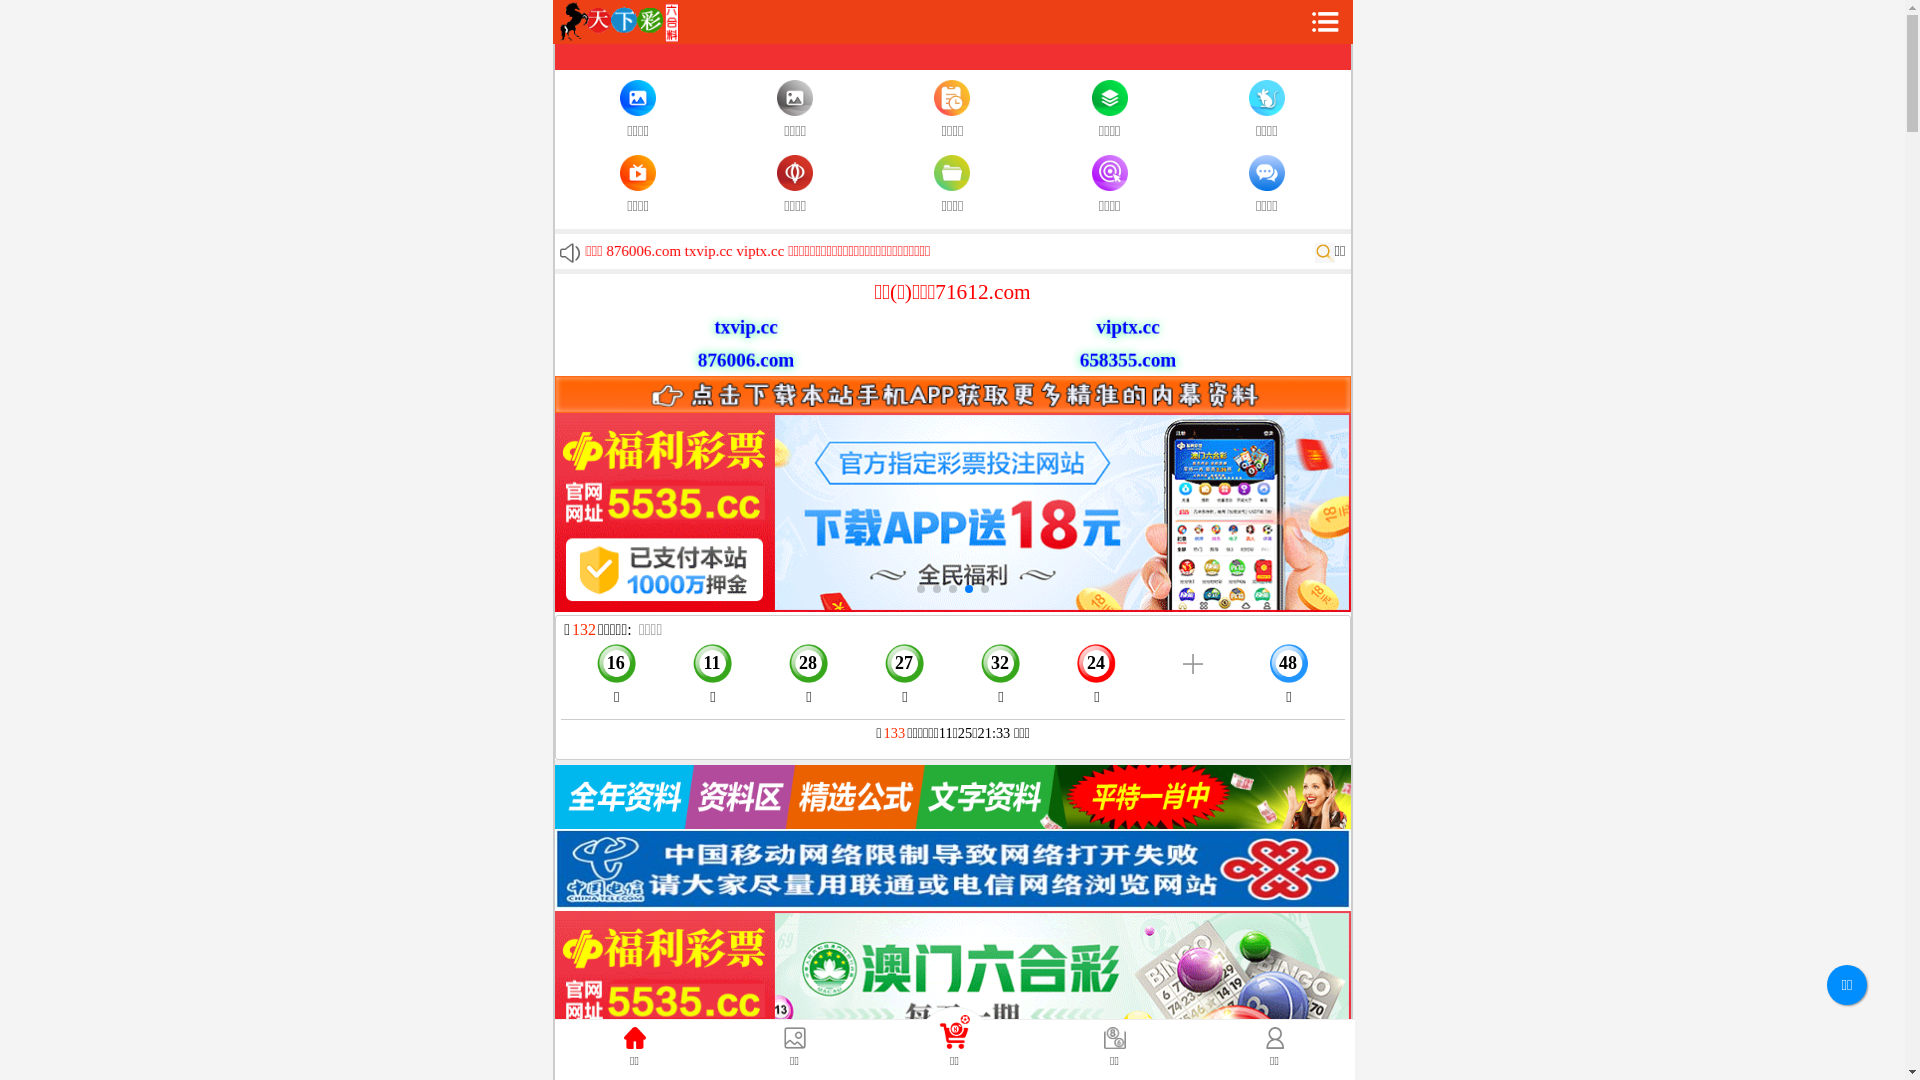 The image size is (1920, 1080). I want to click on '876006.com', so click(736, 358).